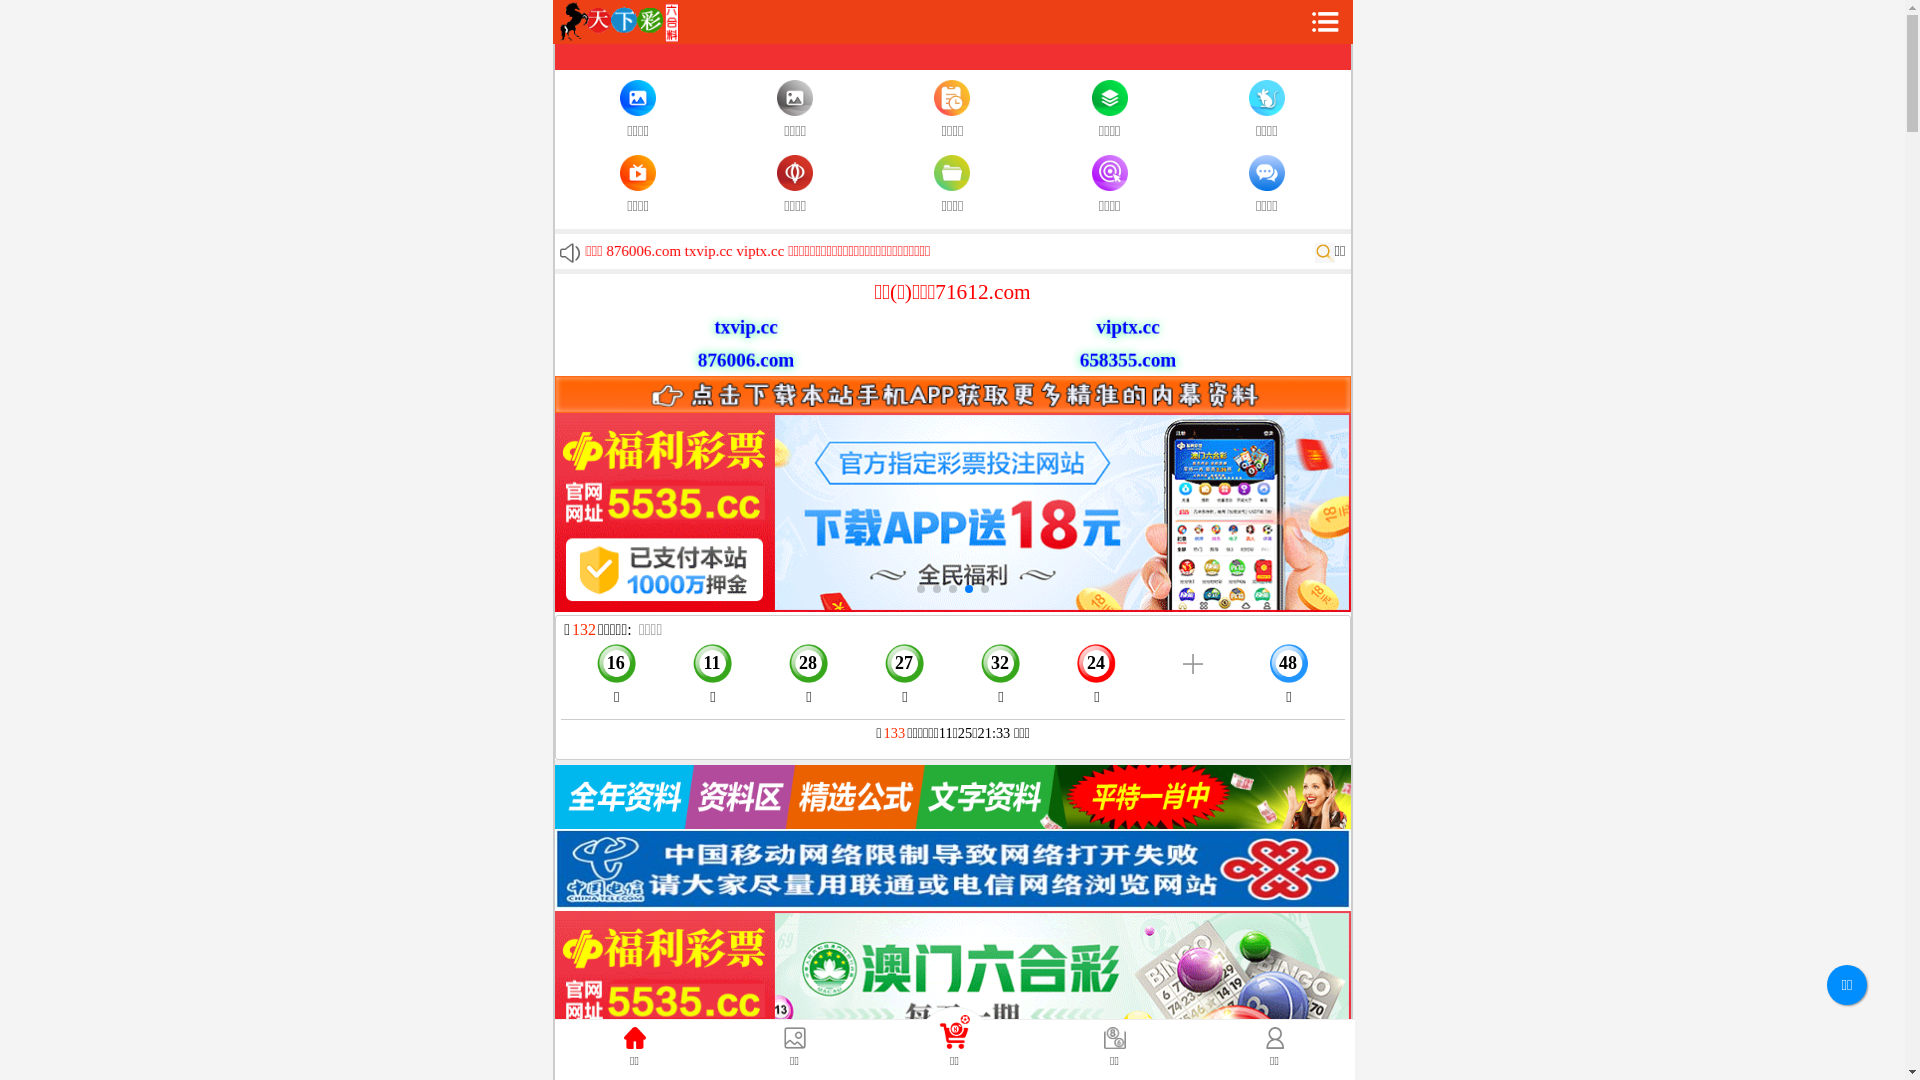 The image size is (1920, 1080). I want to click on '876006.com', so click(736, 358).